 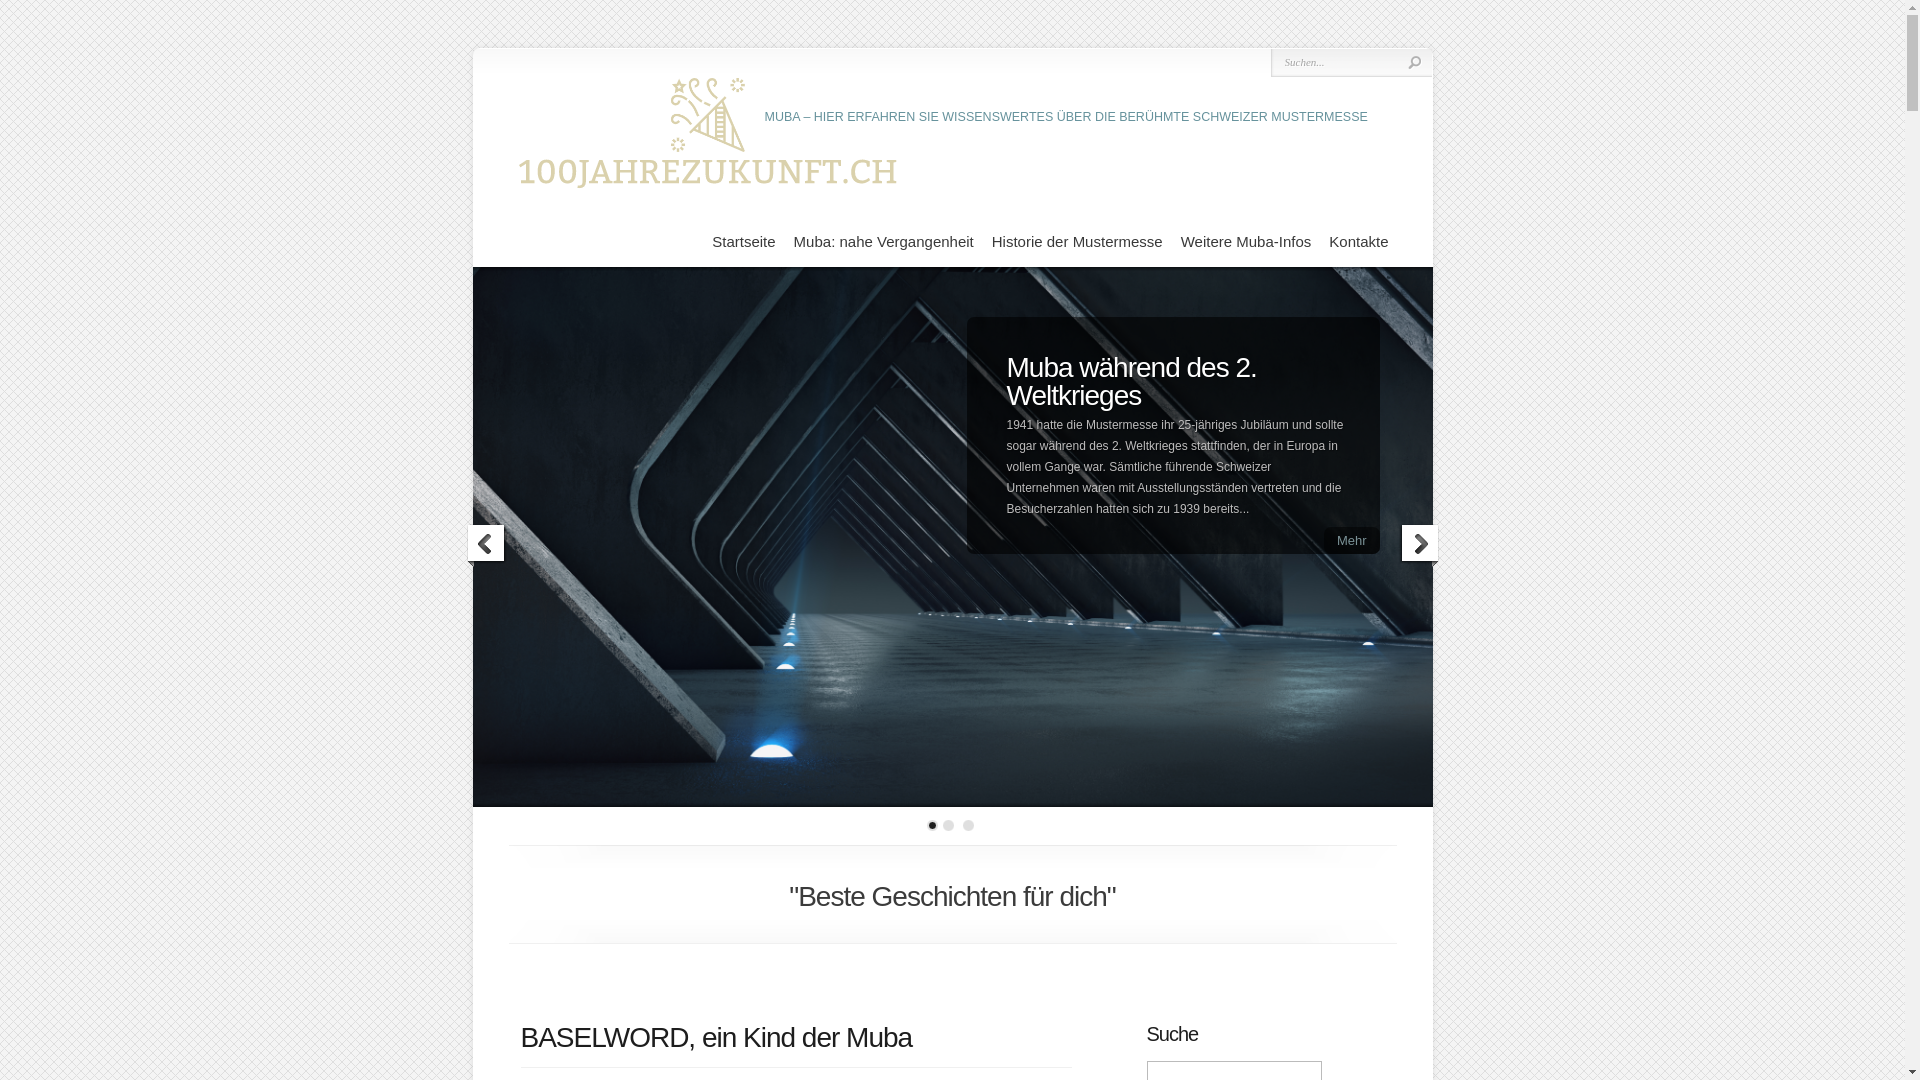 I want to click on 'Next', so click(x=1416, y=546).